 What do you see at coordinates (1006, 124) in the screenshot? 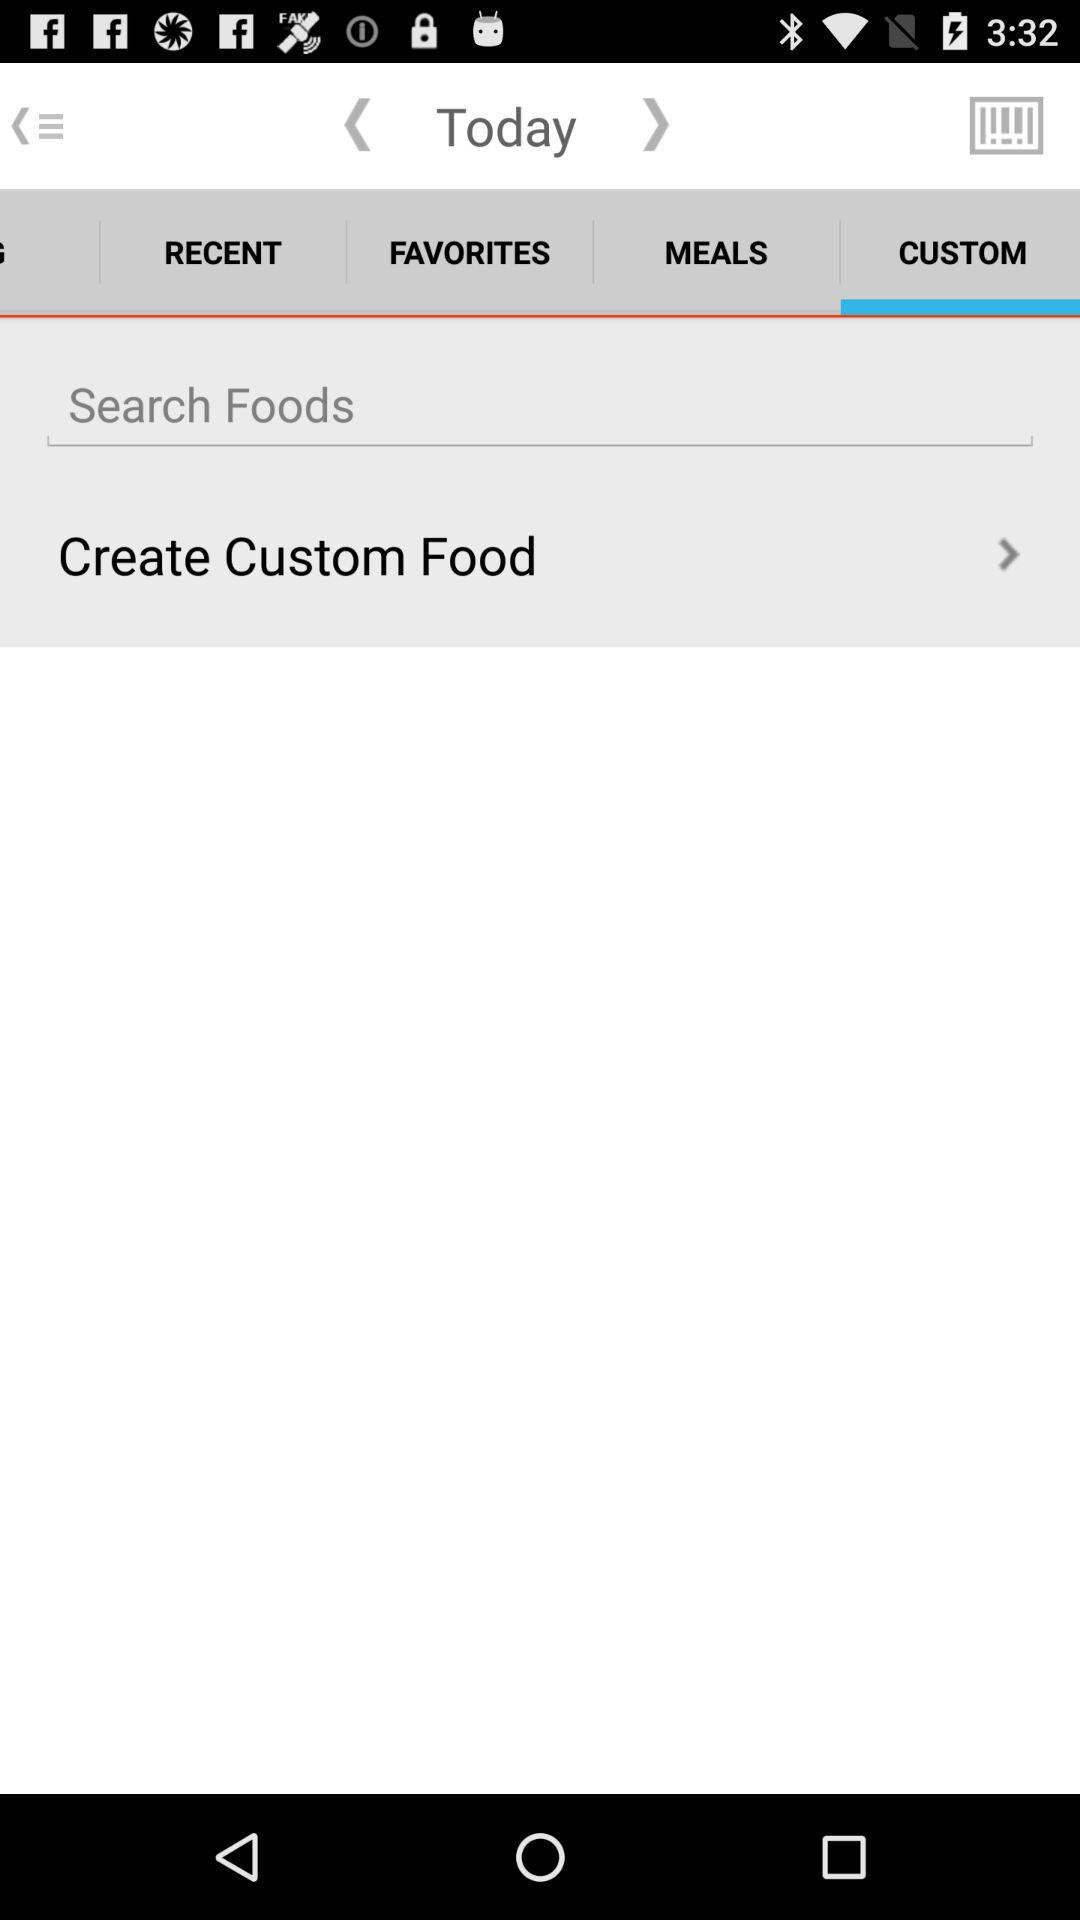
I see `the item above custom item` at bounding box center [1006, 124].